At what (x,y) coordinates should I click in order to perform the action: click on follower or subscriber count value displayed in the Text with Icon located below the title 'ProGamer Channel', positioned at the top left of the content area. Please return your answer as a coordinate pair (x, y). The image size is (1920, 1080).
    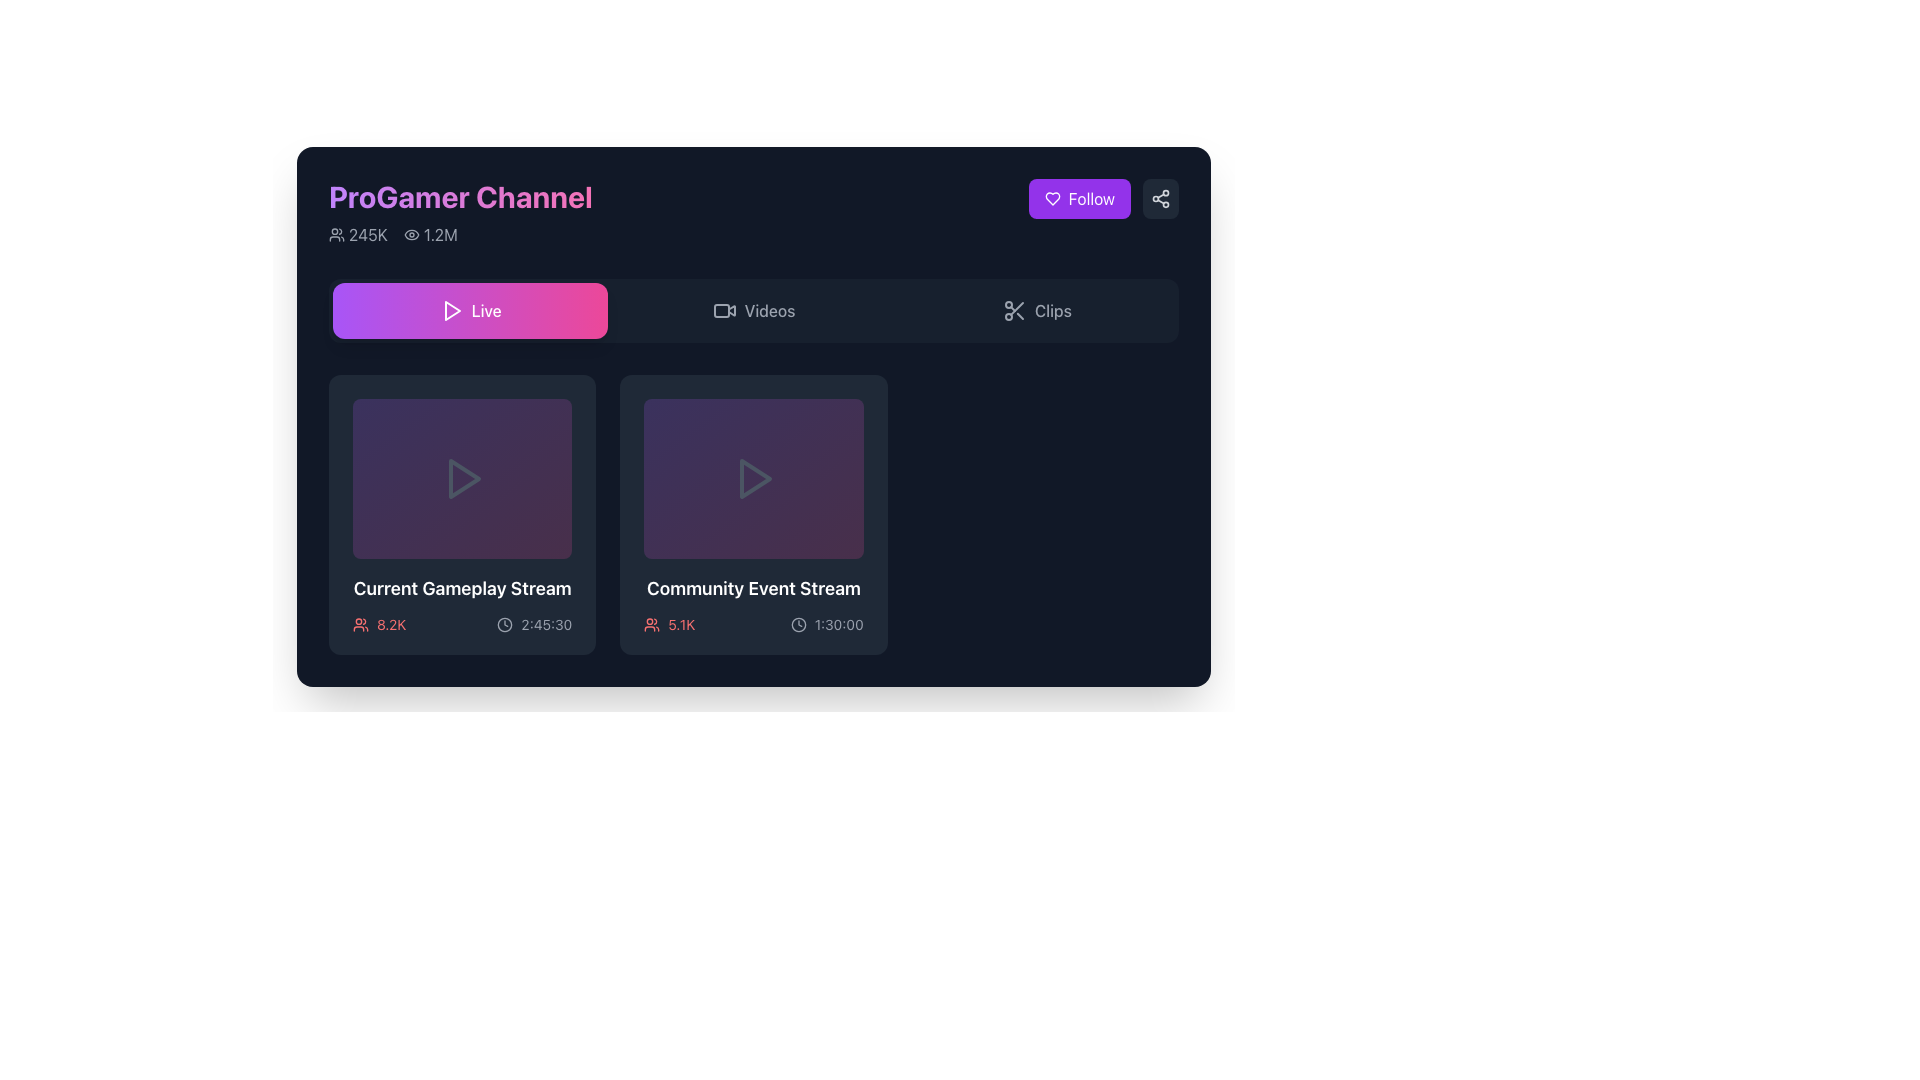
    Looking at the image, I should click on (358, 234).